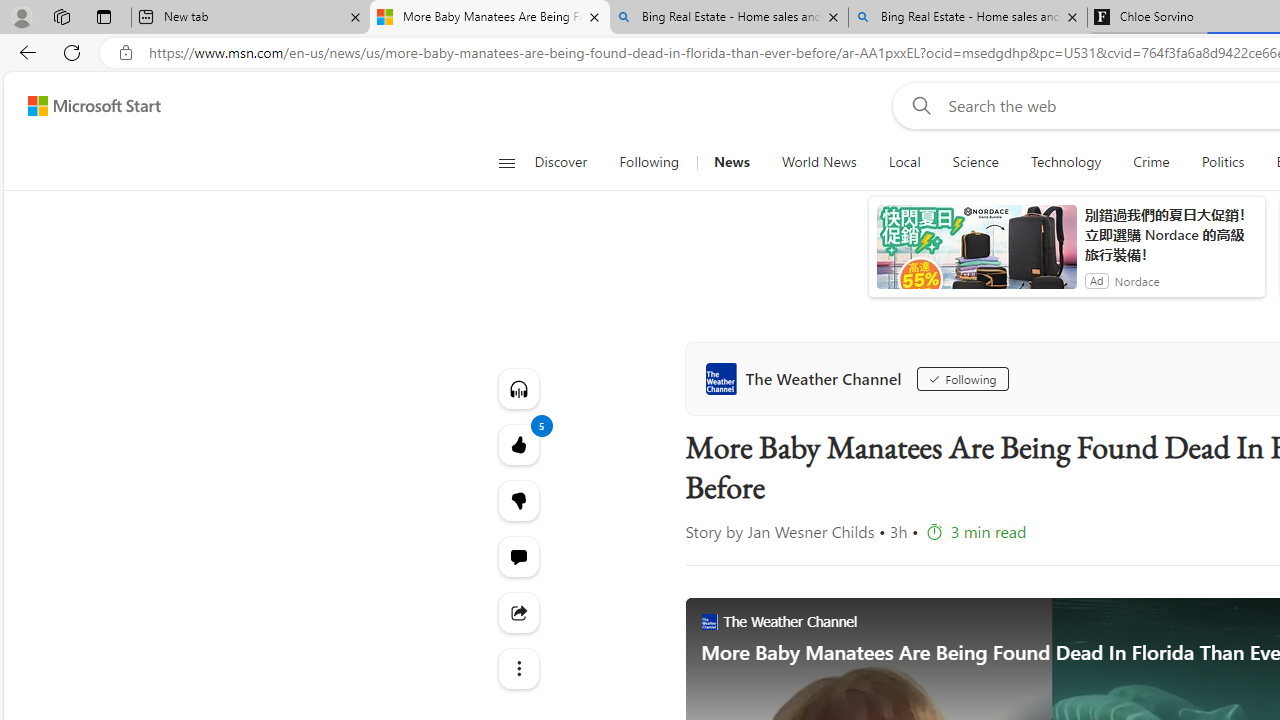 This screenshot has height=720, width=1280. What do you see at coordinates (1095, 280) in the screenshot?
I see `'Ad'` at bounding box center [1095, 280].